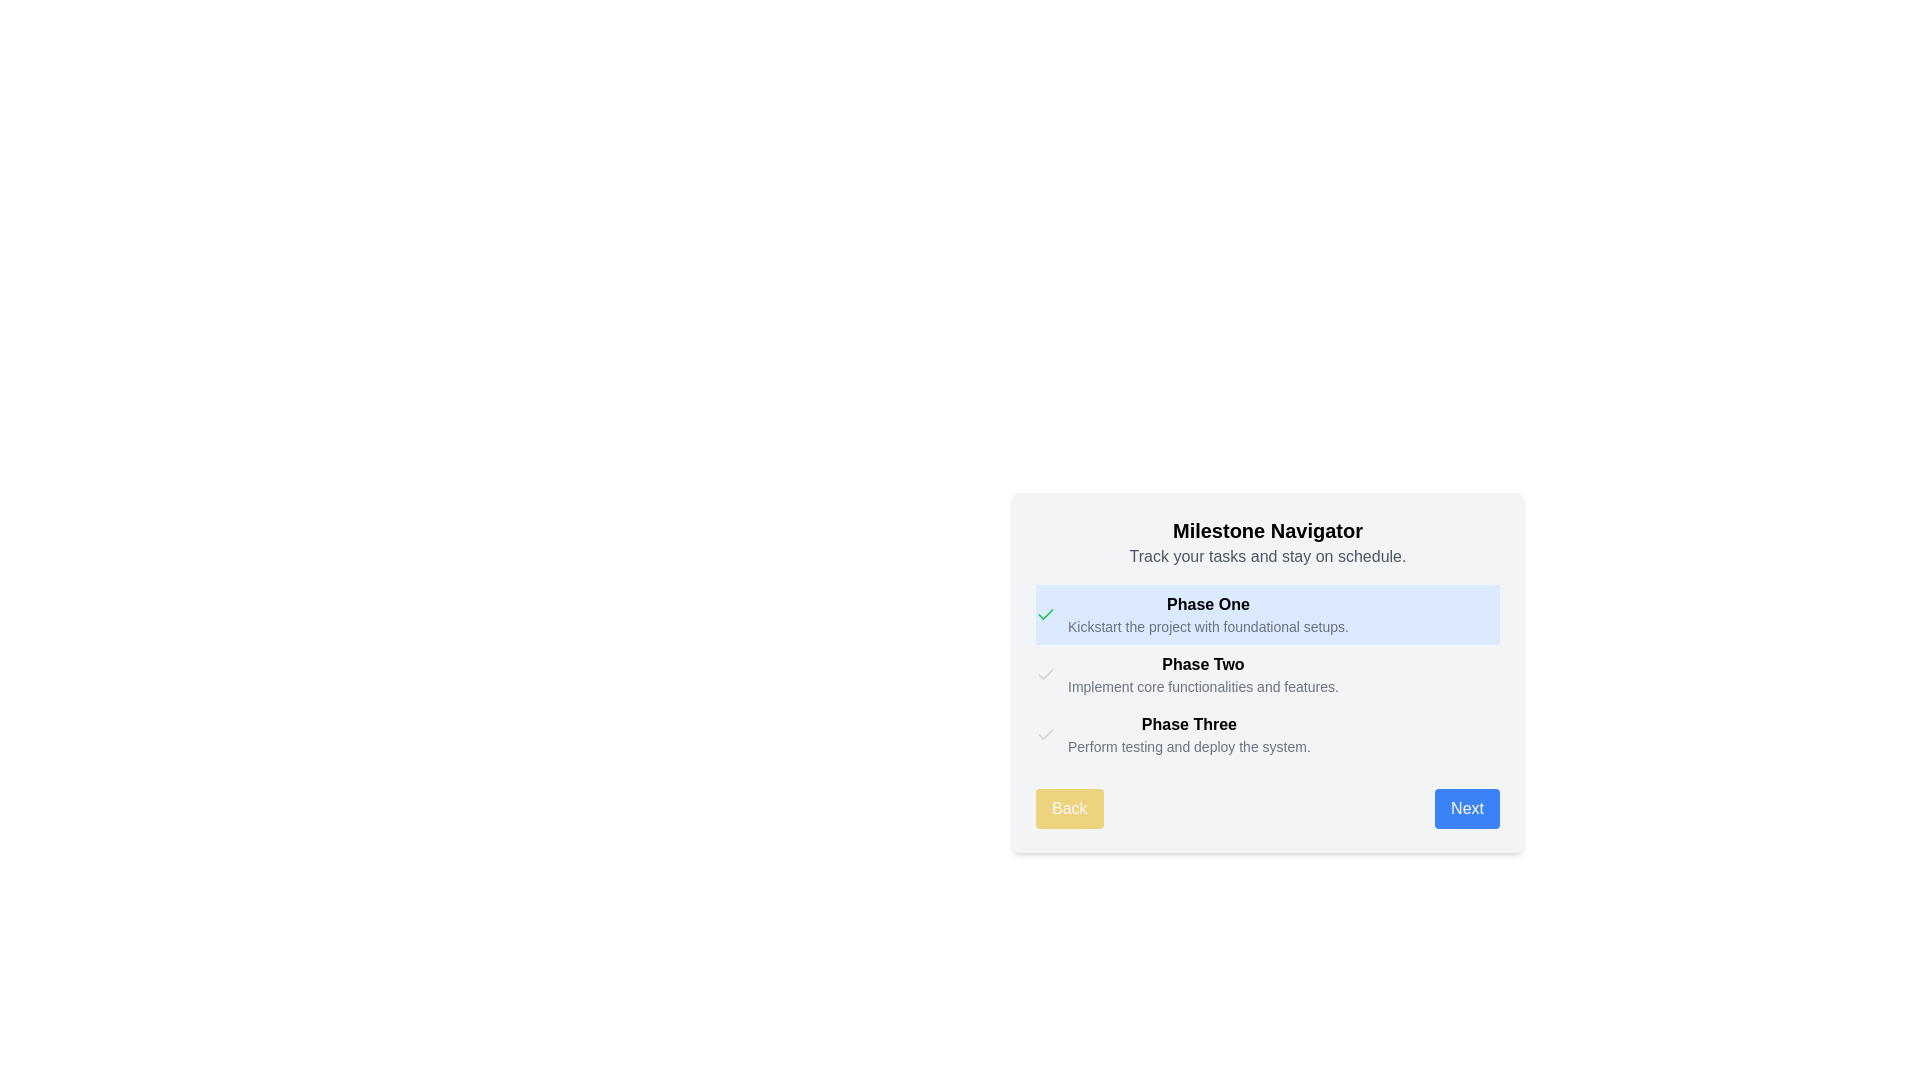 This screenshot has width=1920, height=1080. I want to click on the Button Group located at the bottom of the milestone navigator interface, specifically, so click(1266, 808).